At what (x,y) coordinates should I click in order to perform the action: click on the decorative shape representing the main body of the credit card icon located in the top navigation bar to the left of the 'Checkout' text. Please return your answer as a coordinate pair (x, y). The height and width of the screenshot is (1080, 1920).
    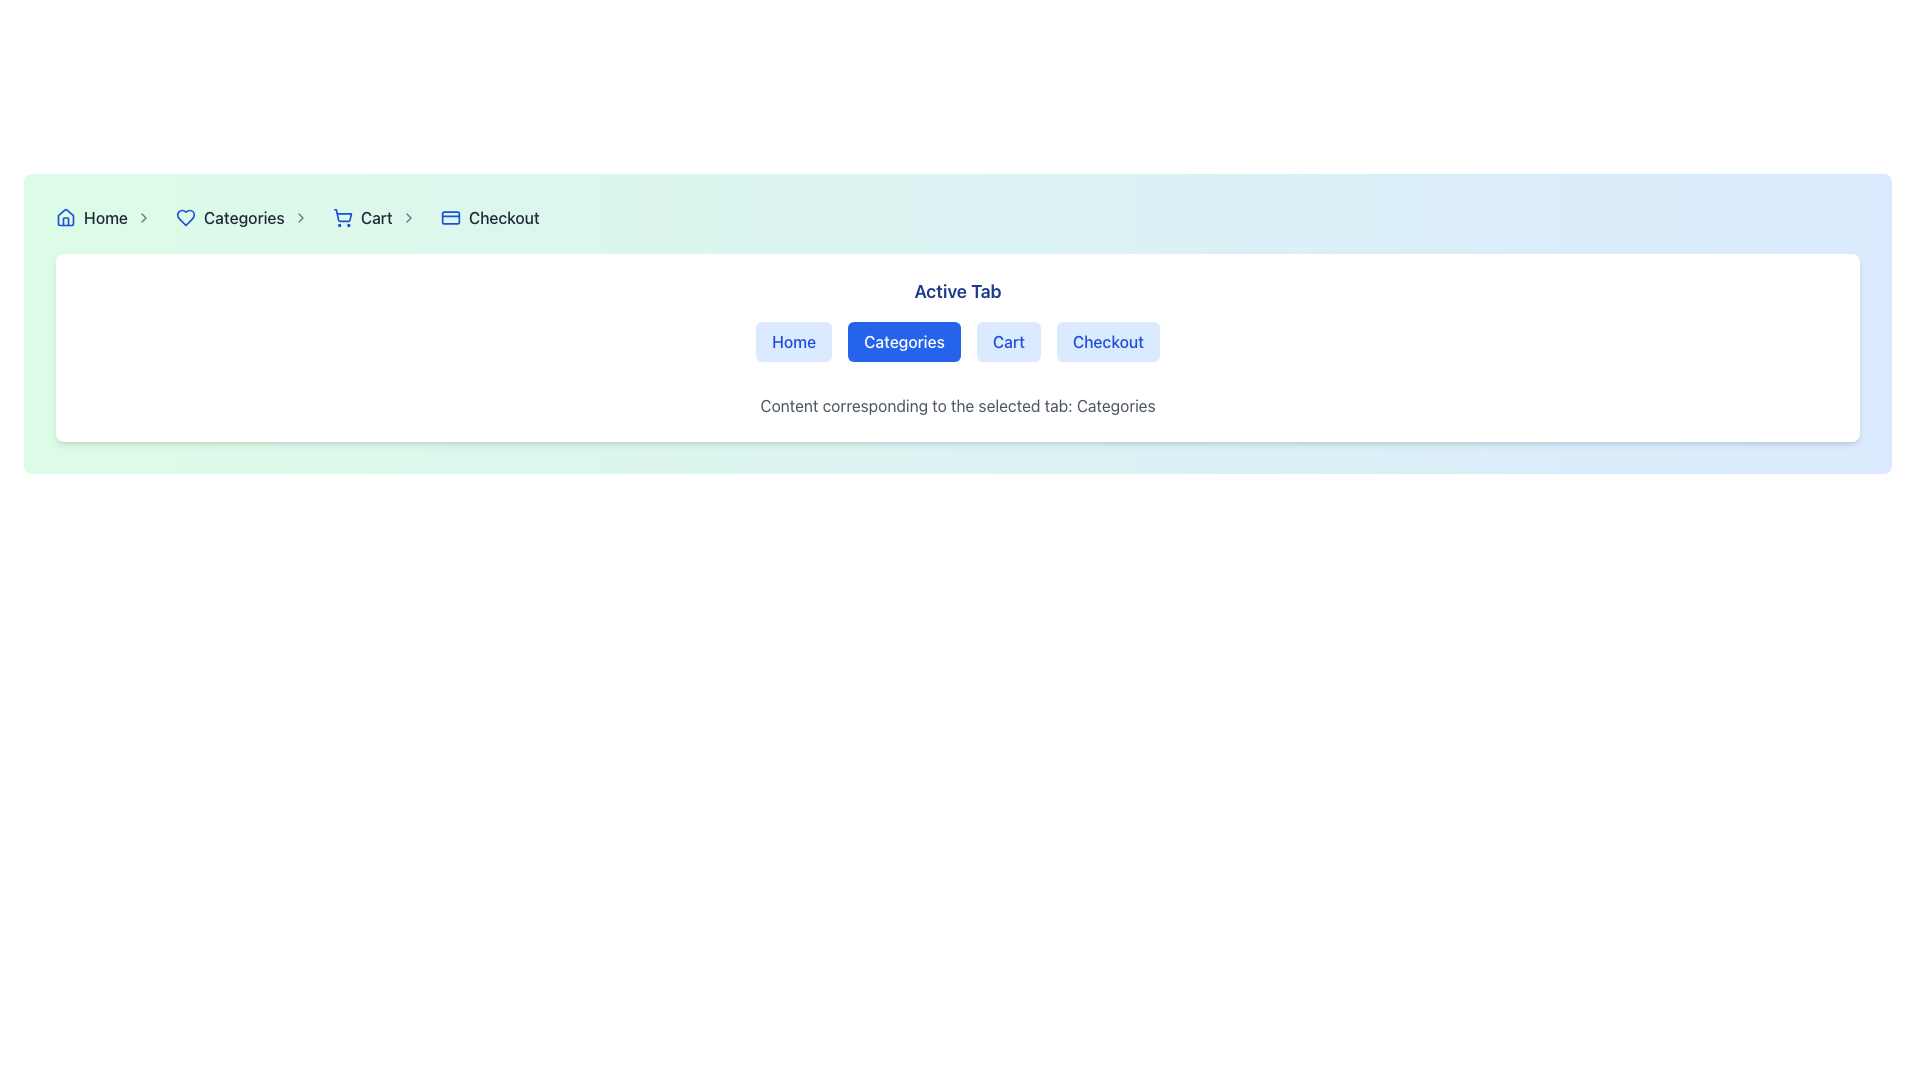
    Looking at the image, I should click on (449, 218).